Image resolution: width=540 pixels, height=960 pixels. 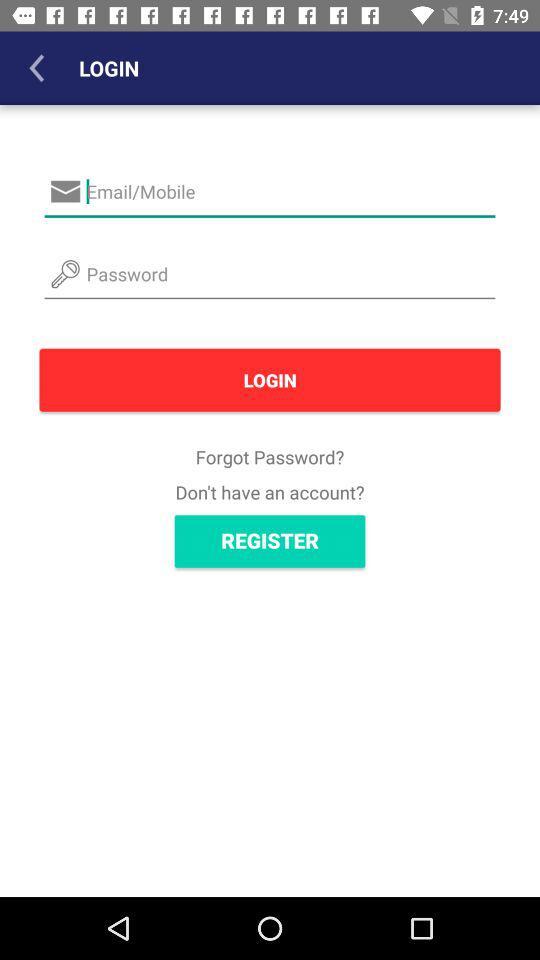 What do you see at coordinates (270, 457) in the screenshot?
I see `icon above the don t have` at bounding box center [270, 457].